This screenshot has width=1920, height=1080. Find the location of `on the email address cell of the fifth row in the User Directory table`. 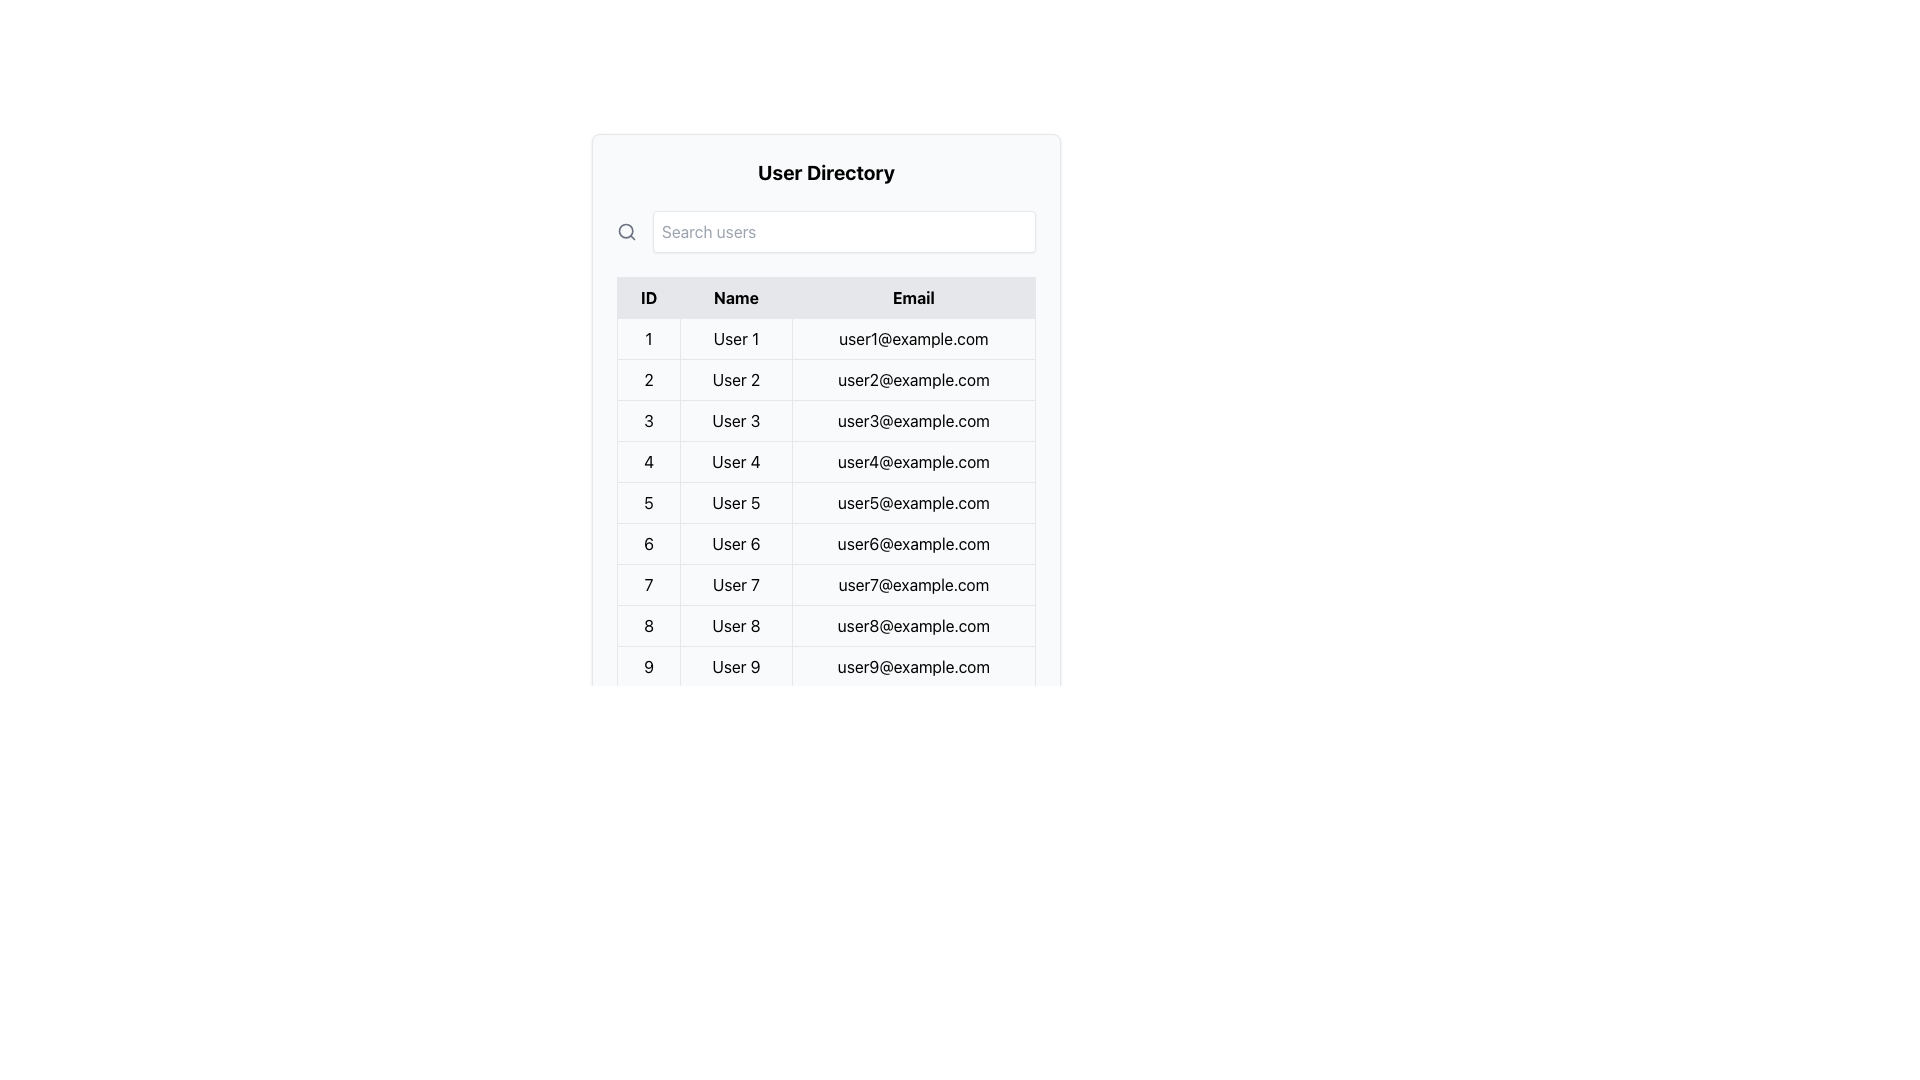

on the email address cell of the fifth row in the User Directory table is located at coordinates (826, 501).